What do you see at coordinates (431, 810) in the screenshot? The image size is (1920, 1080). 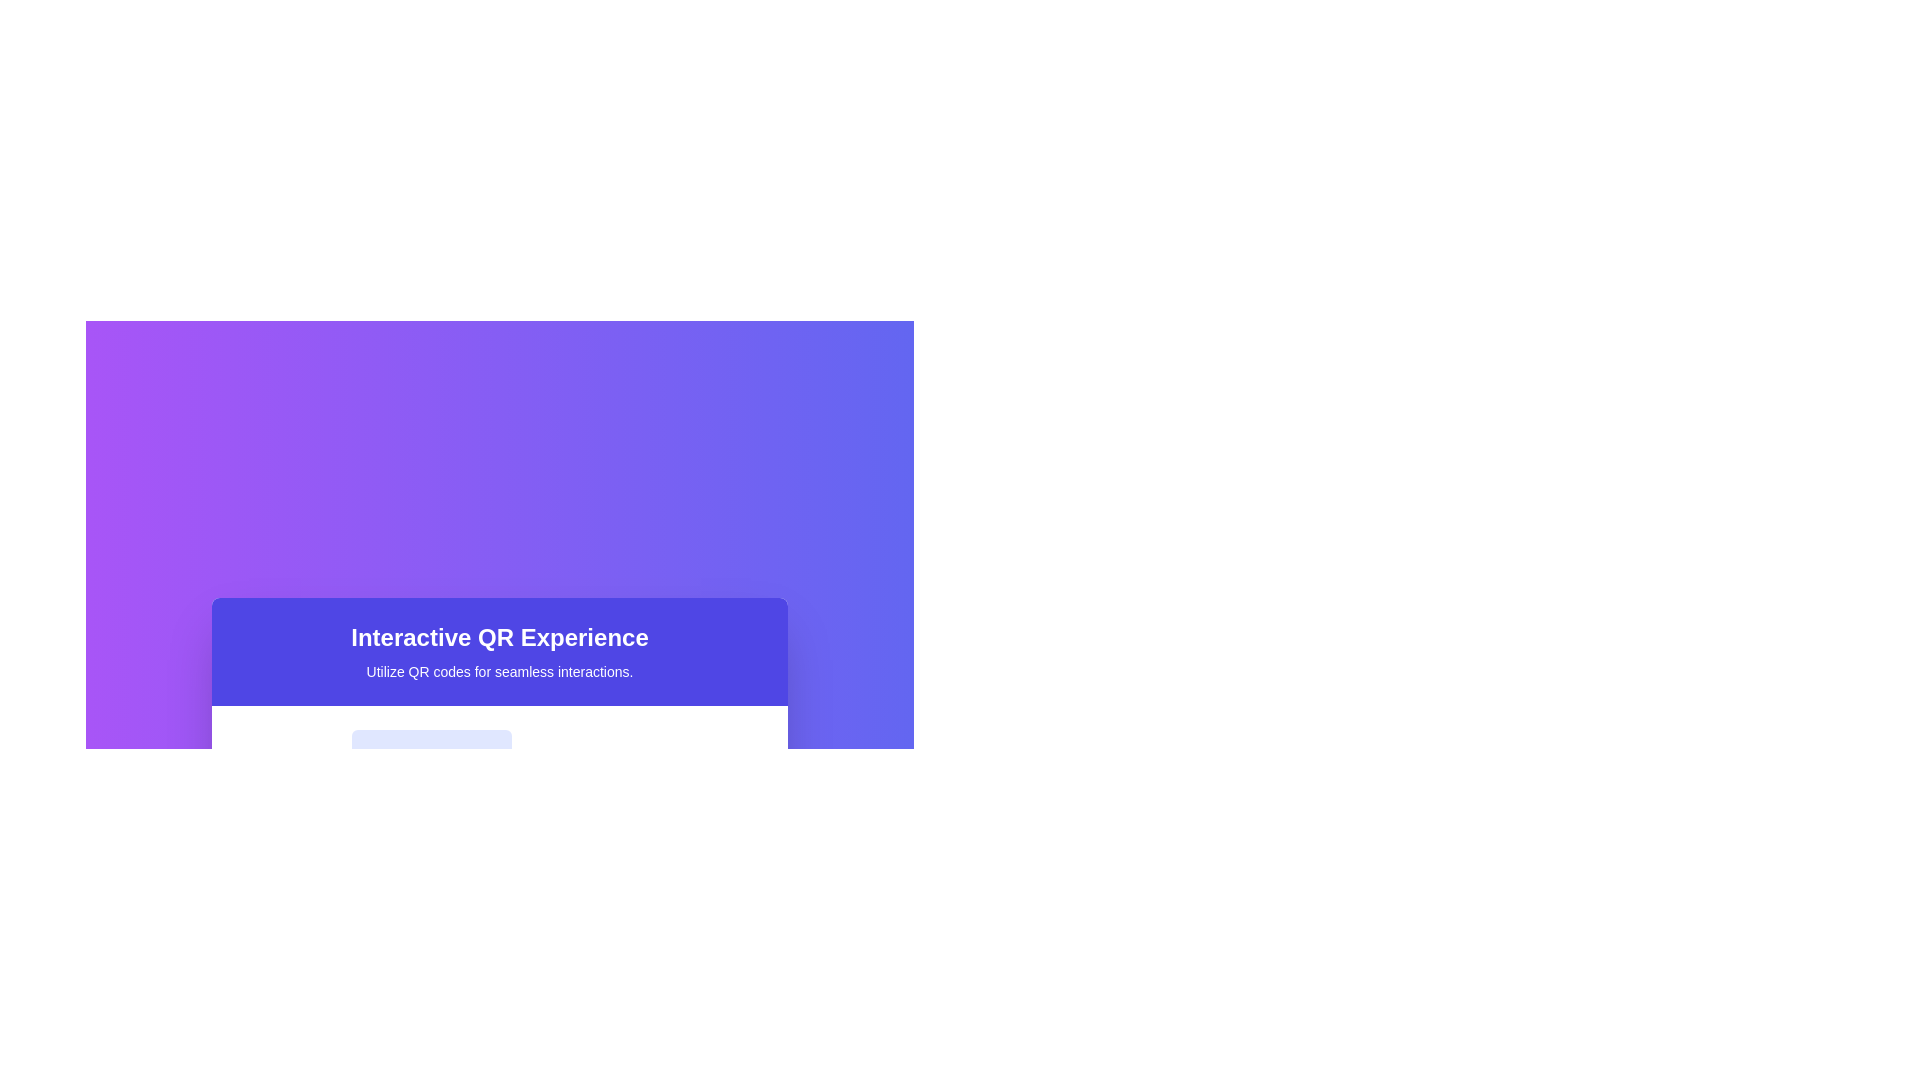 I see `QR code icon, which is located below the blue panel labeled 'Interactive QR Experience', for accessibility features` at bounding box center [431, 810].